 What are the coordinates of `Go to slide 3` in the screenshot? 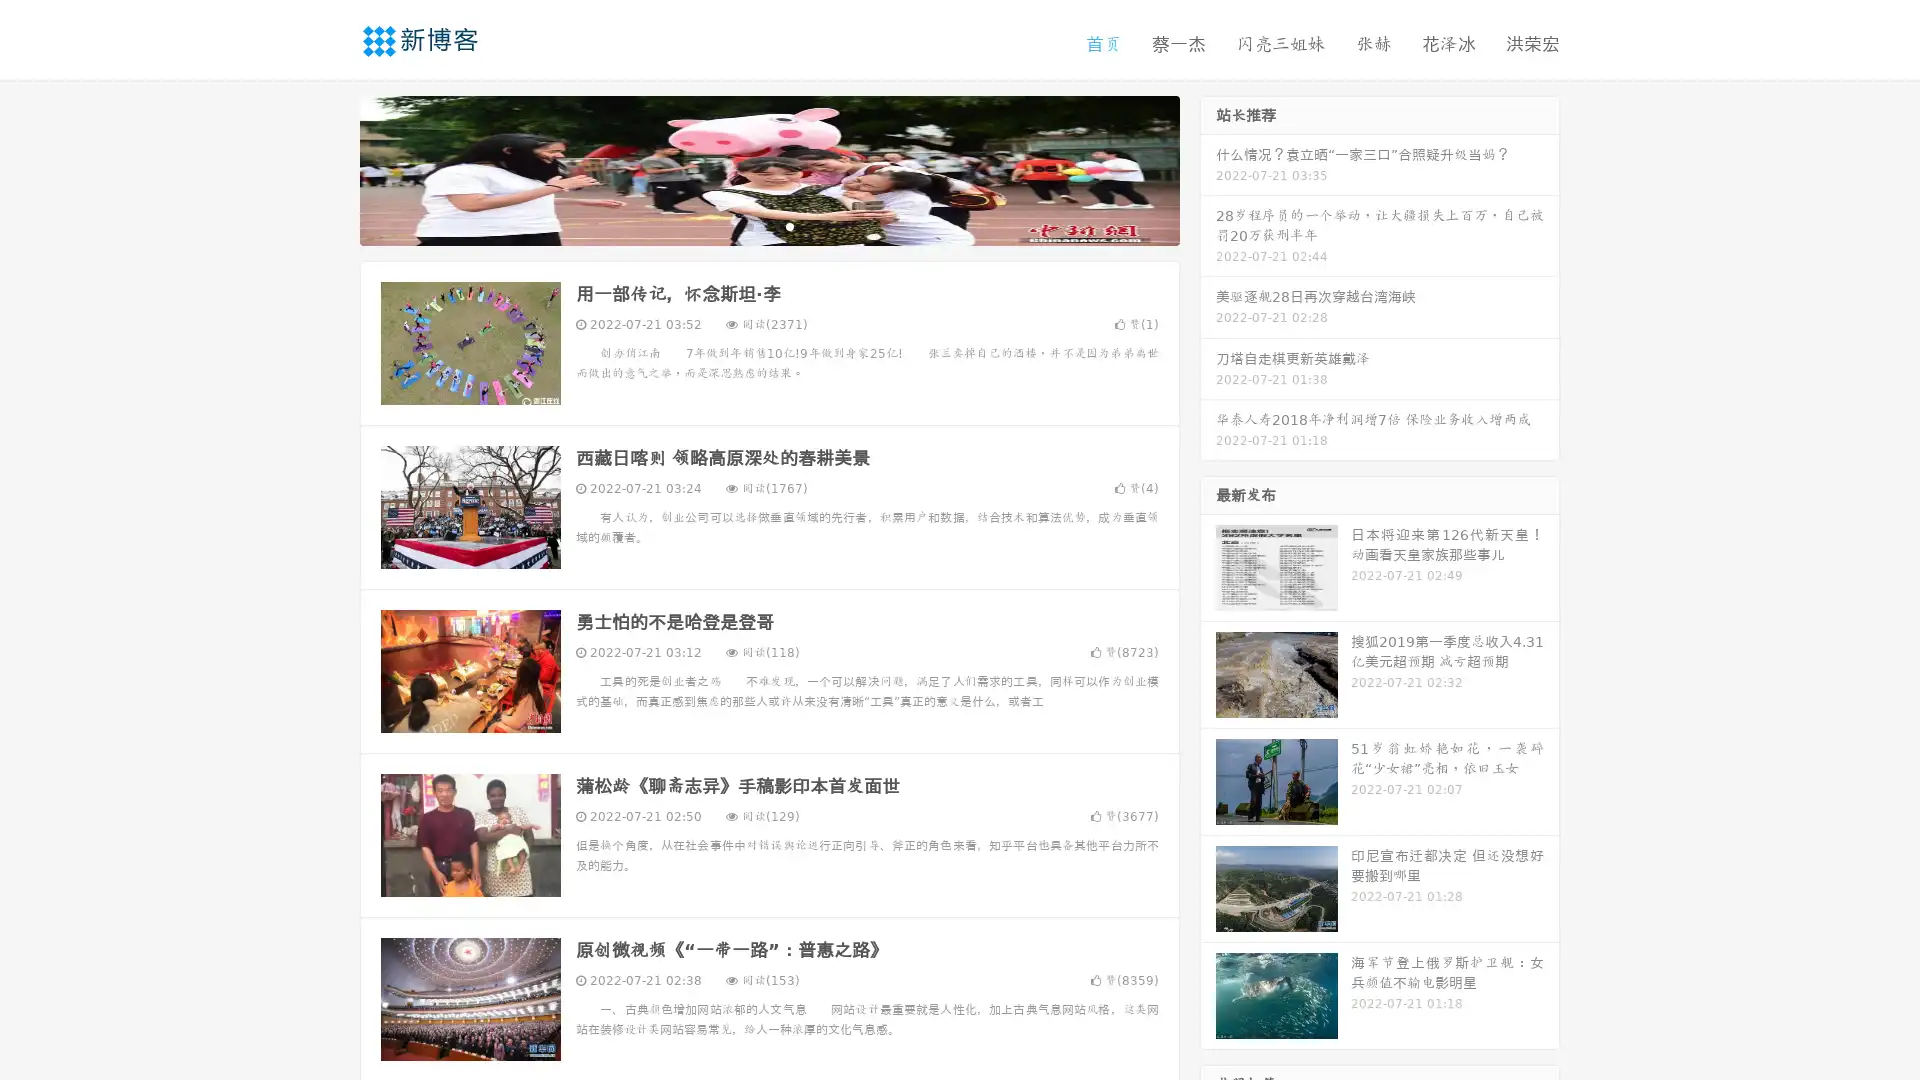 It's located at (789, 225).